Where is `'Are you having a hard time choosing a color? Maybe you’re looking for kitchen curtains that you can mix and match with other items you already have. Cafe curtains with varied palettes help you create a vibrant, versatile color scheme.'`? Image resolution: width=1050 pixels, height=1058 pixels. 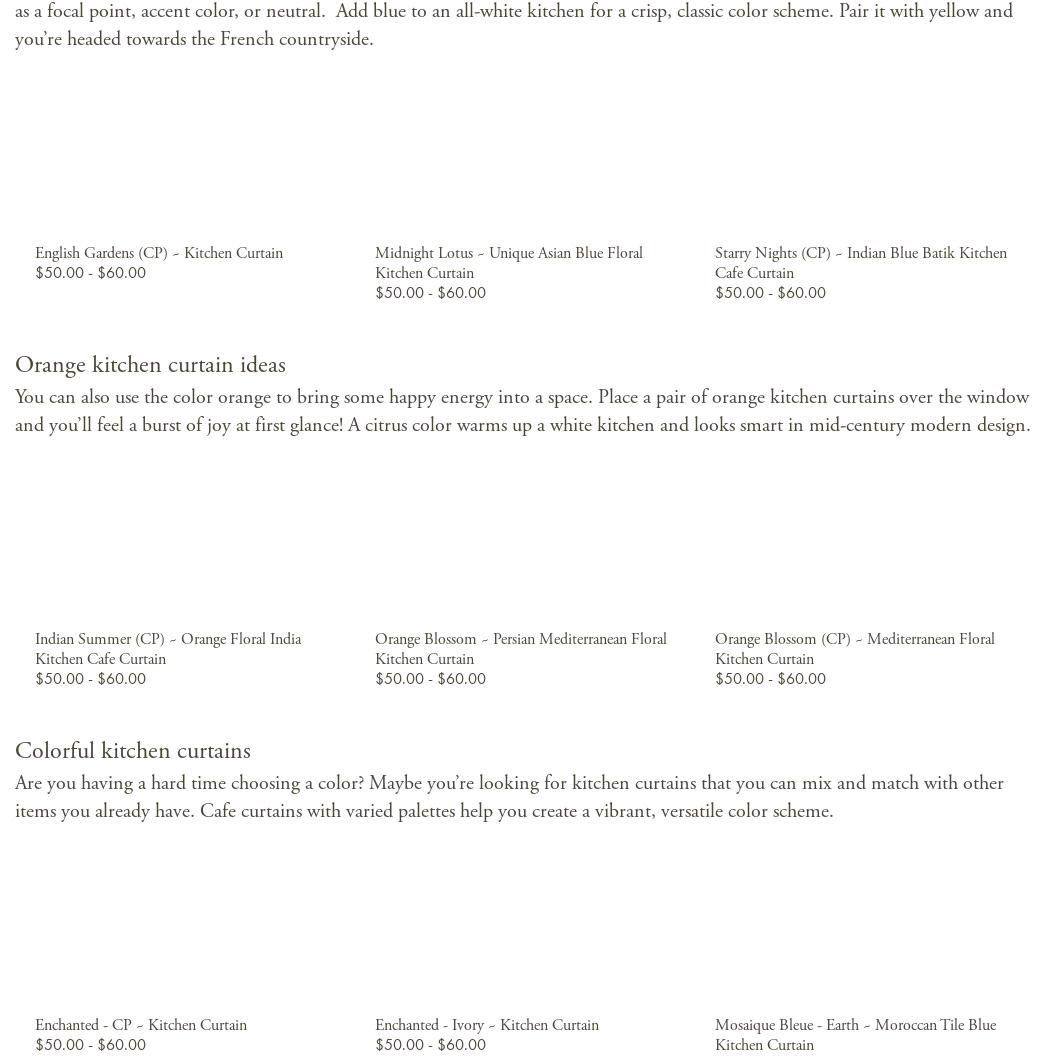 'Are you having a hard time choosing a color? Maybe you’re looking for kitchen curtains that you can mix and match with other items you already have. Cafe curtains with varied palettes help you create a vibrant, versatile color scheme.' is located at coordinates (15, 795).